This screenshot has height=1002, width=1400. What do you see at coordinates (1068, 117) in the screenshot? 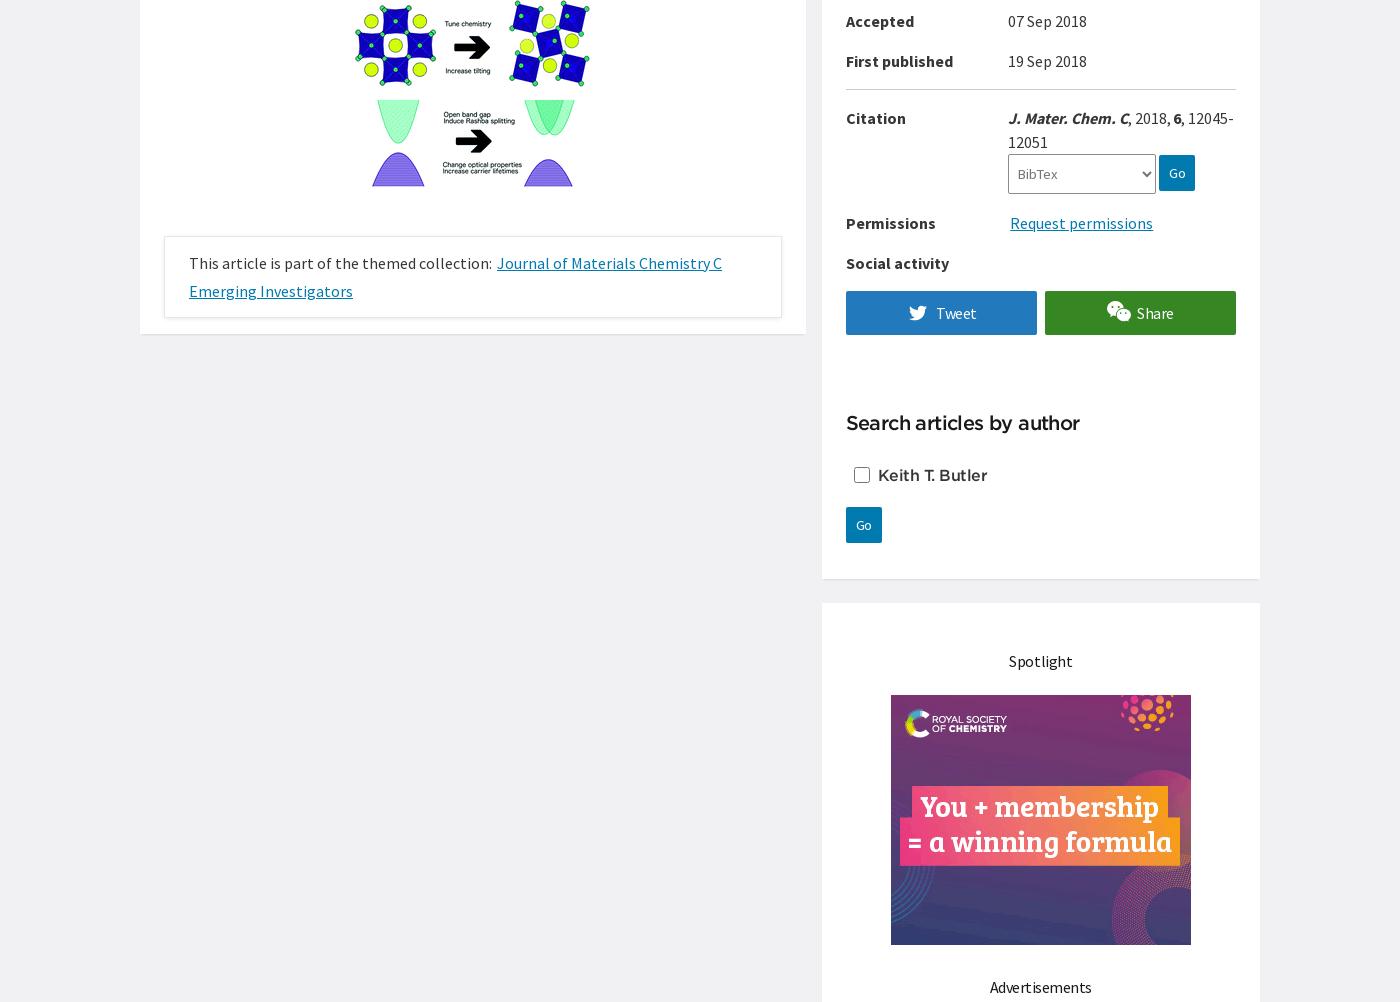
I see `'J. Mater. Chem. C'` at bounding box center [1068, 117].